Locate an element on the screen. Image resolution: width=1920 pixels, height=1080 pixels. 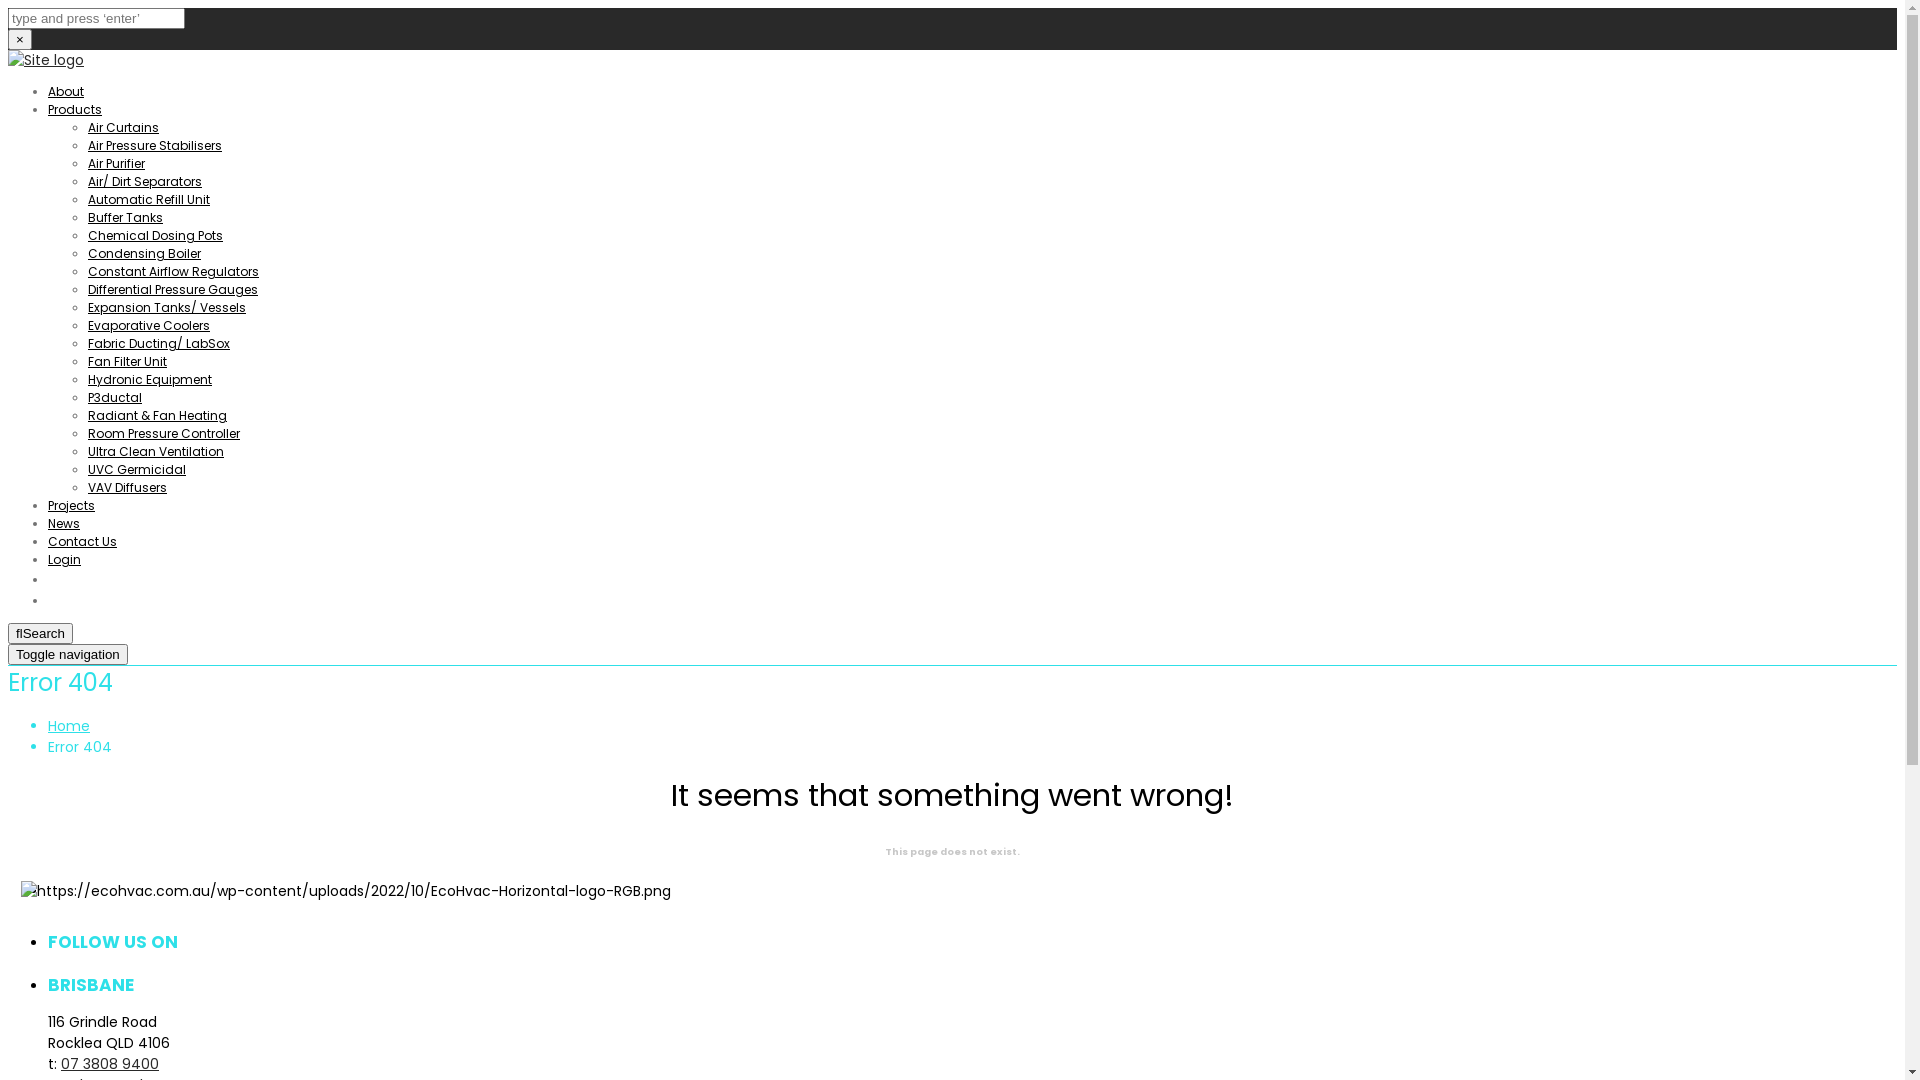
'Room Pressure Controller' is located at coordinates (163, 432).